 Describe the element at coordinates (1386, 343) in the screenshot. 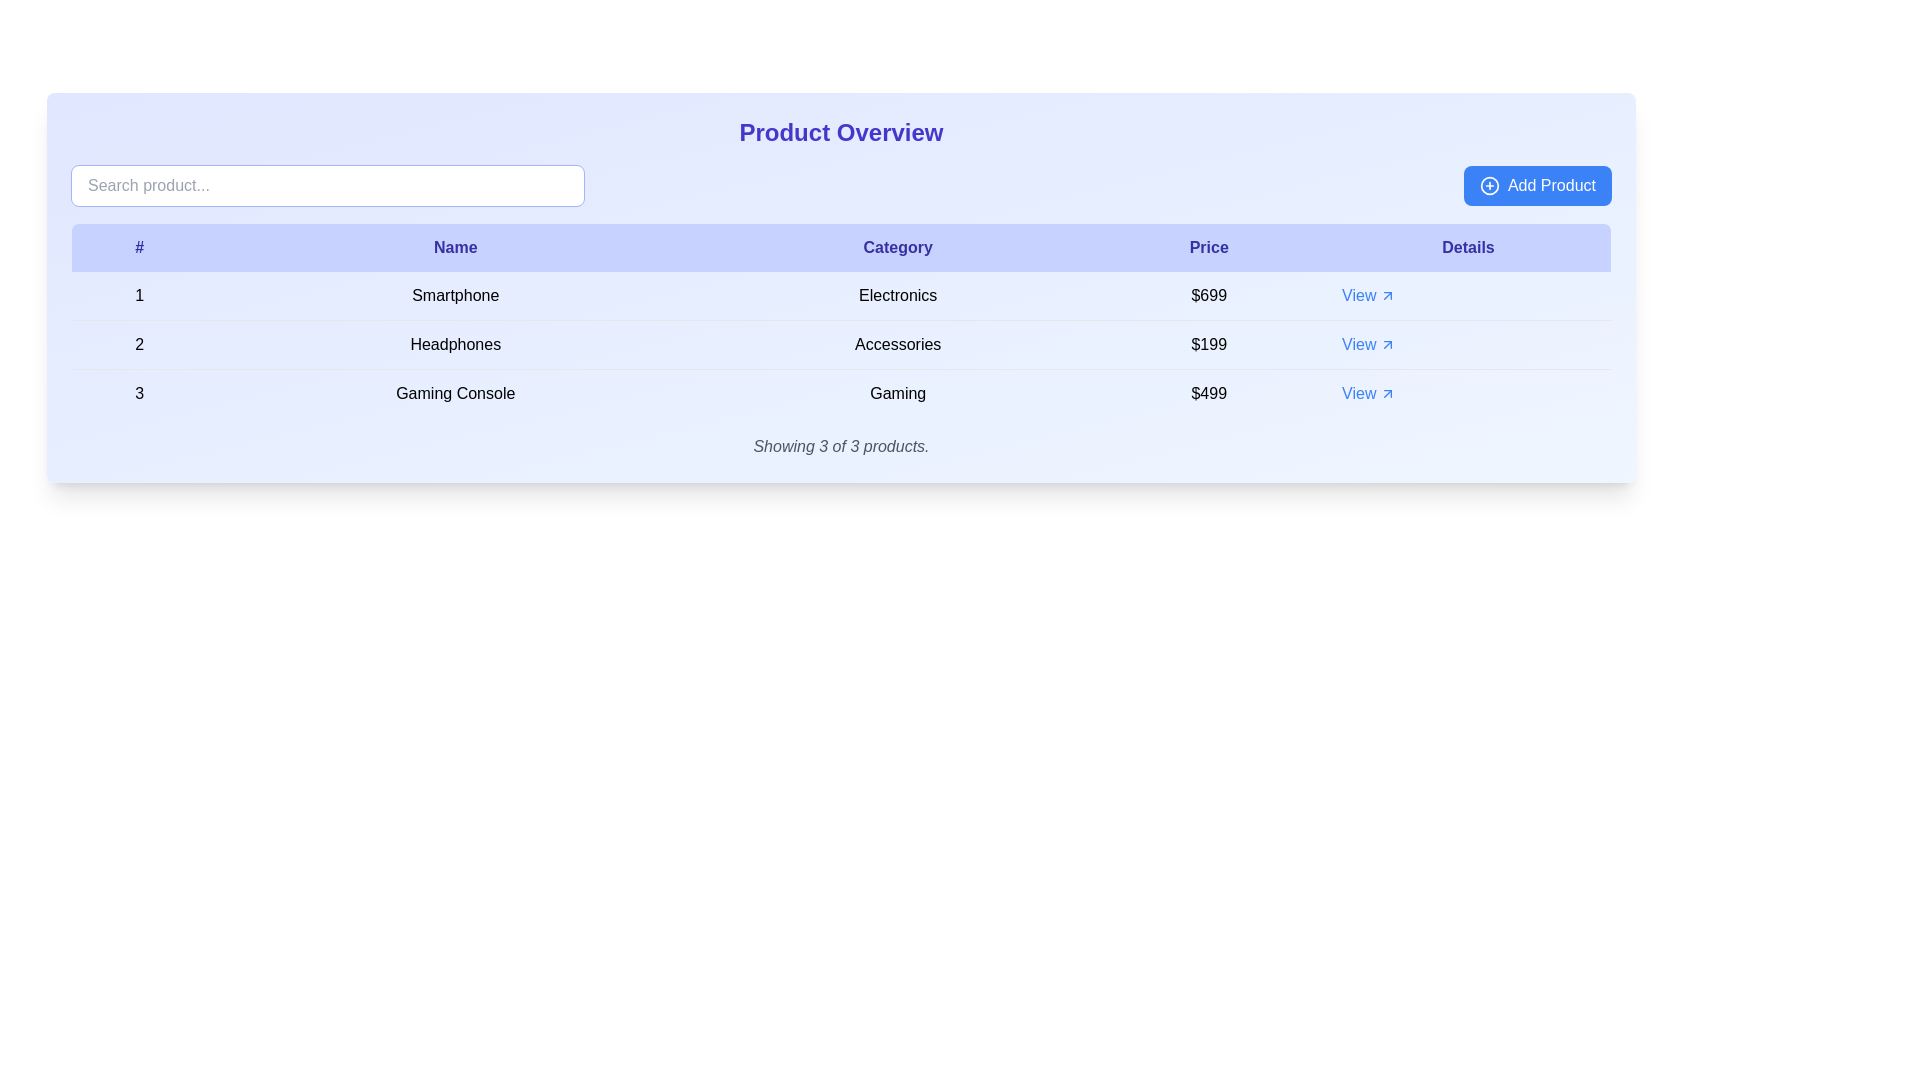

I see `the icon located` at that location.